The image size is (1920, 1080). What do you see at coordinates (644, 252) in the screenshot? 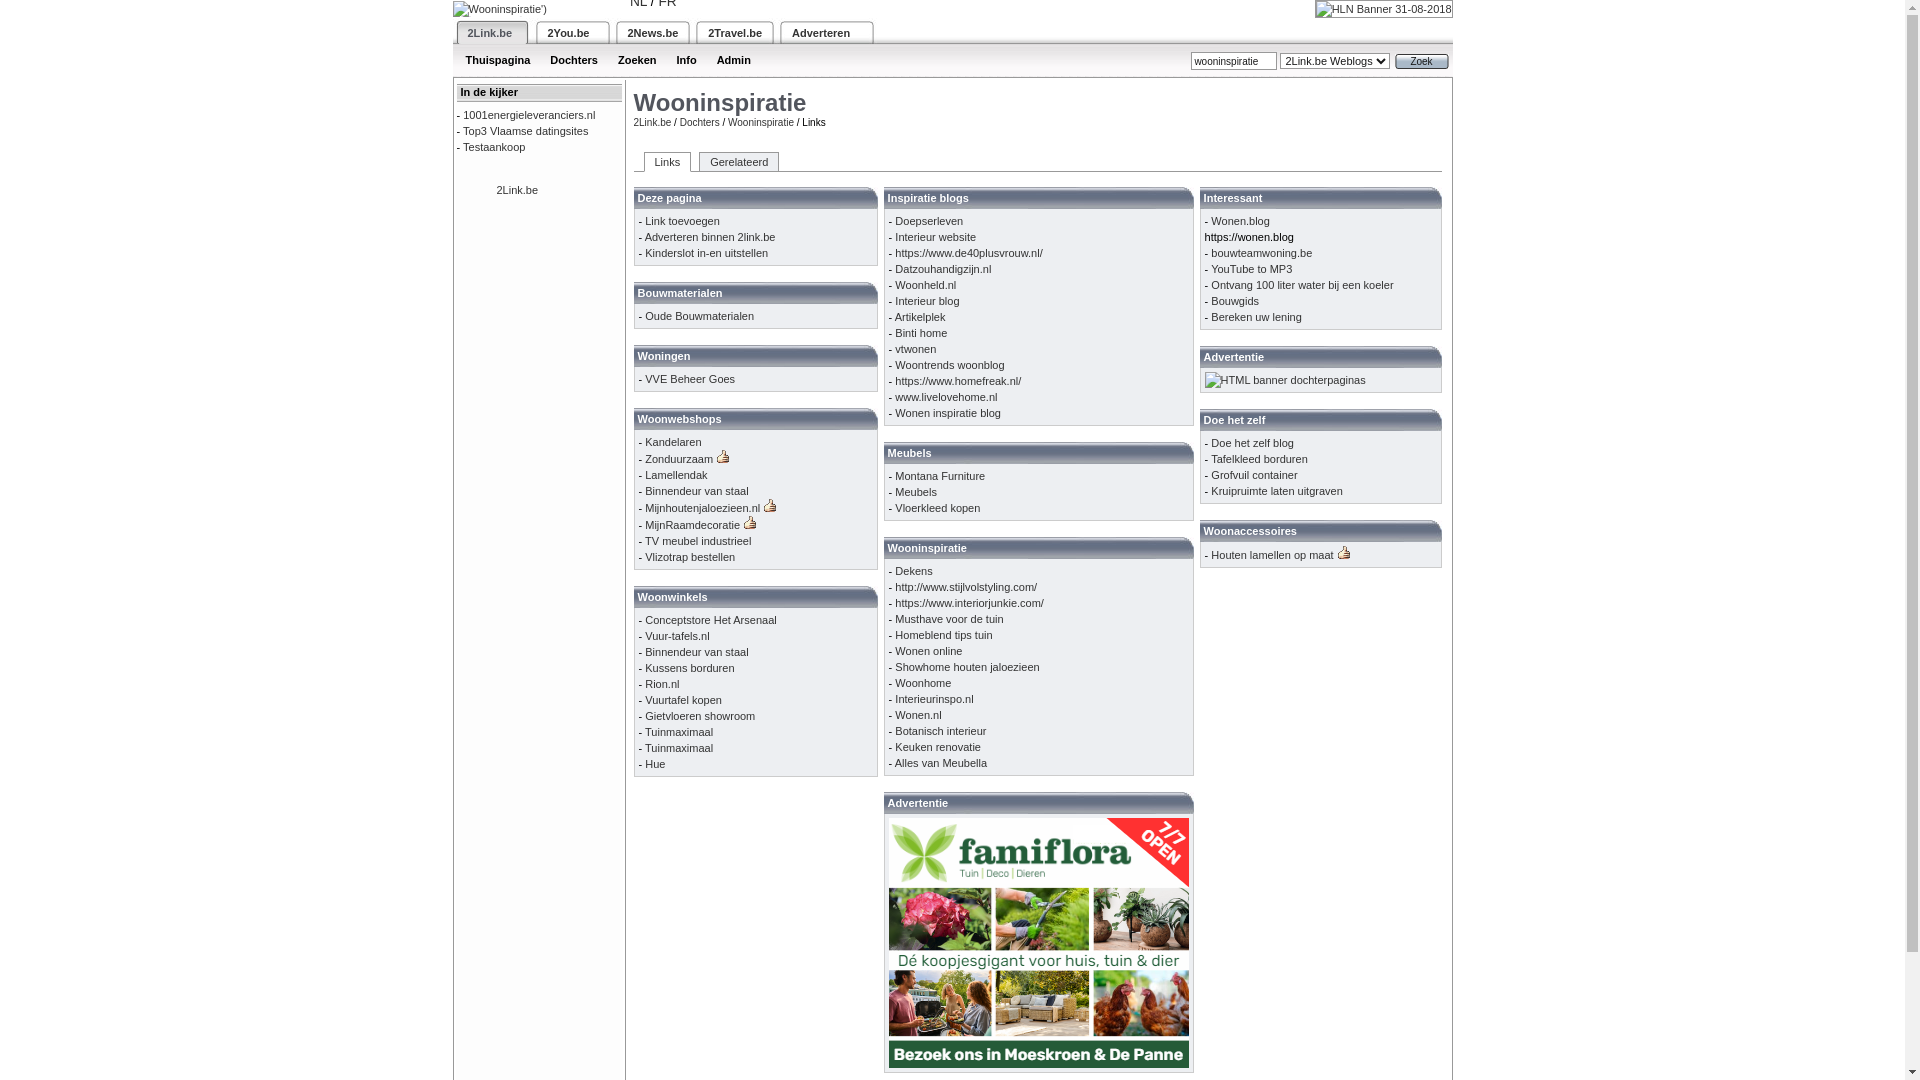
I see `'Kinderslot in-en uitstellen'` at bounding box center [644, 252].